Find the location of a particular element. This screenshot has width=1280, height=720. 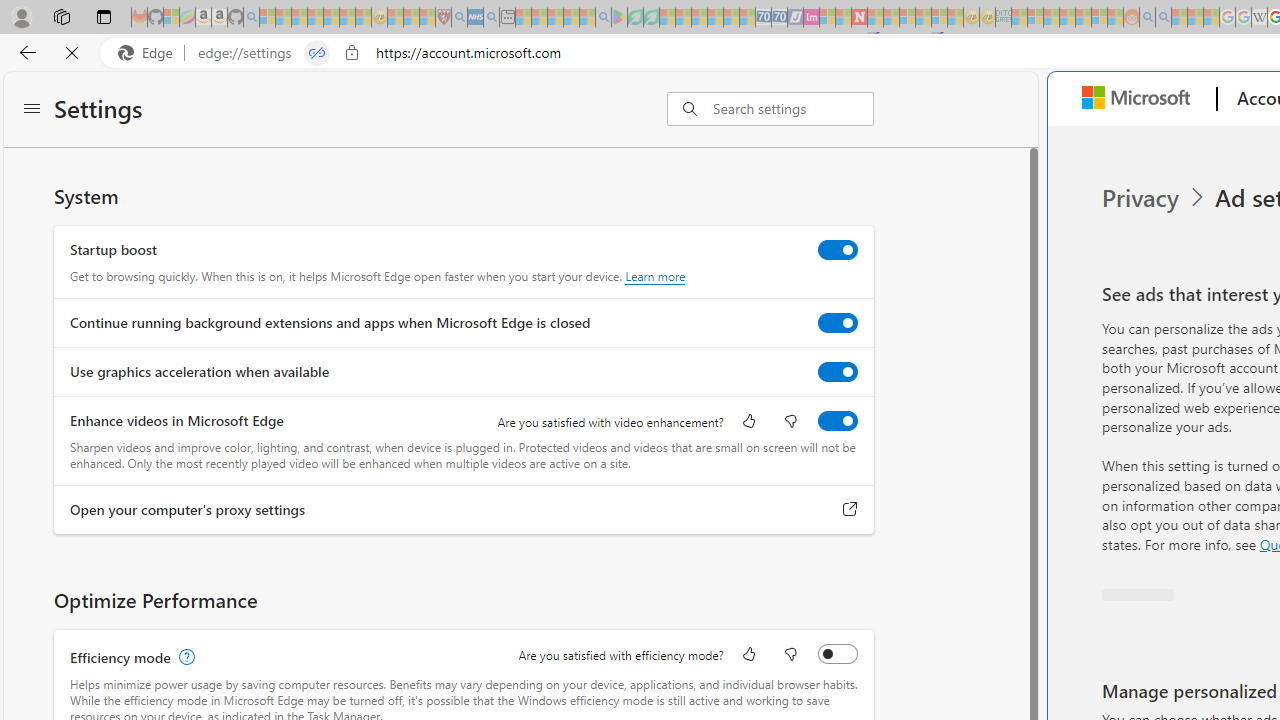

'Terms of Use Agreement - Sleeping' is located at coordinates (634, 17).